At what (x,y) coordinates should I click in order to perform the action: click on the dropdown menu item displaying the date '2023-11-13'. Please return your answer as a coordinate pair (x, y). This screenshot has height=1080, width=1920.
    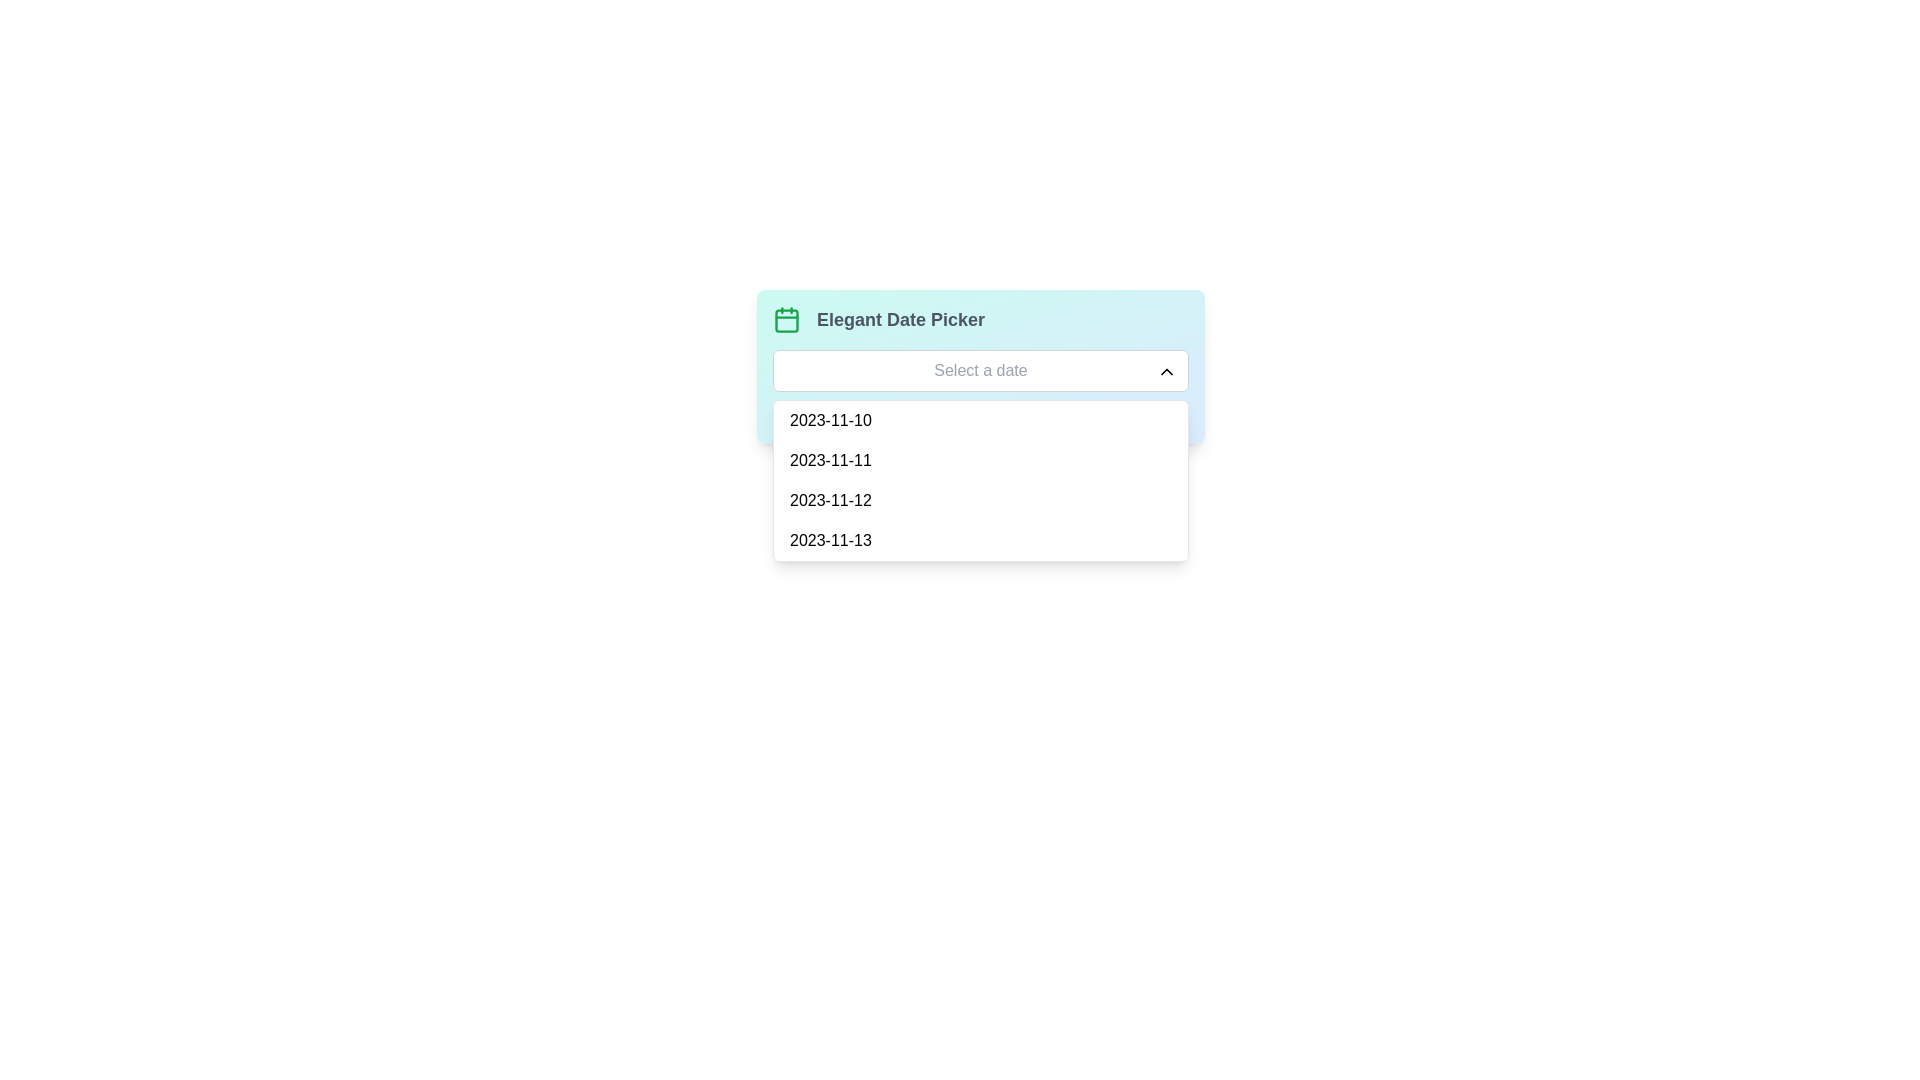
    Looking at the image, I should click on (980, 540).